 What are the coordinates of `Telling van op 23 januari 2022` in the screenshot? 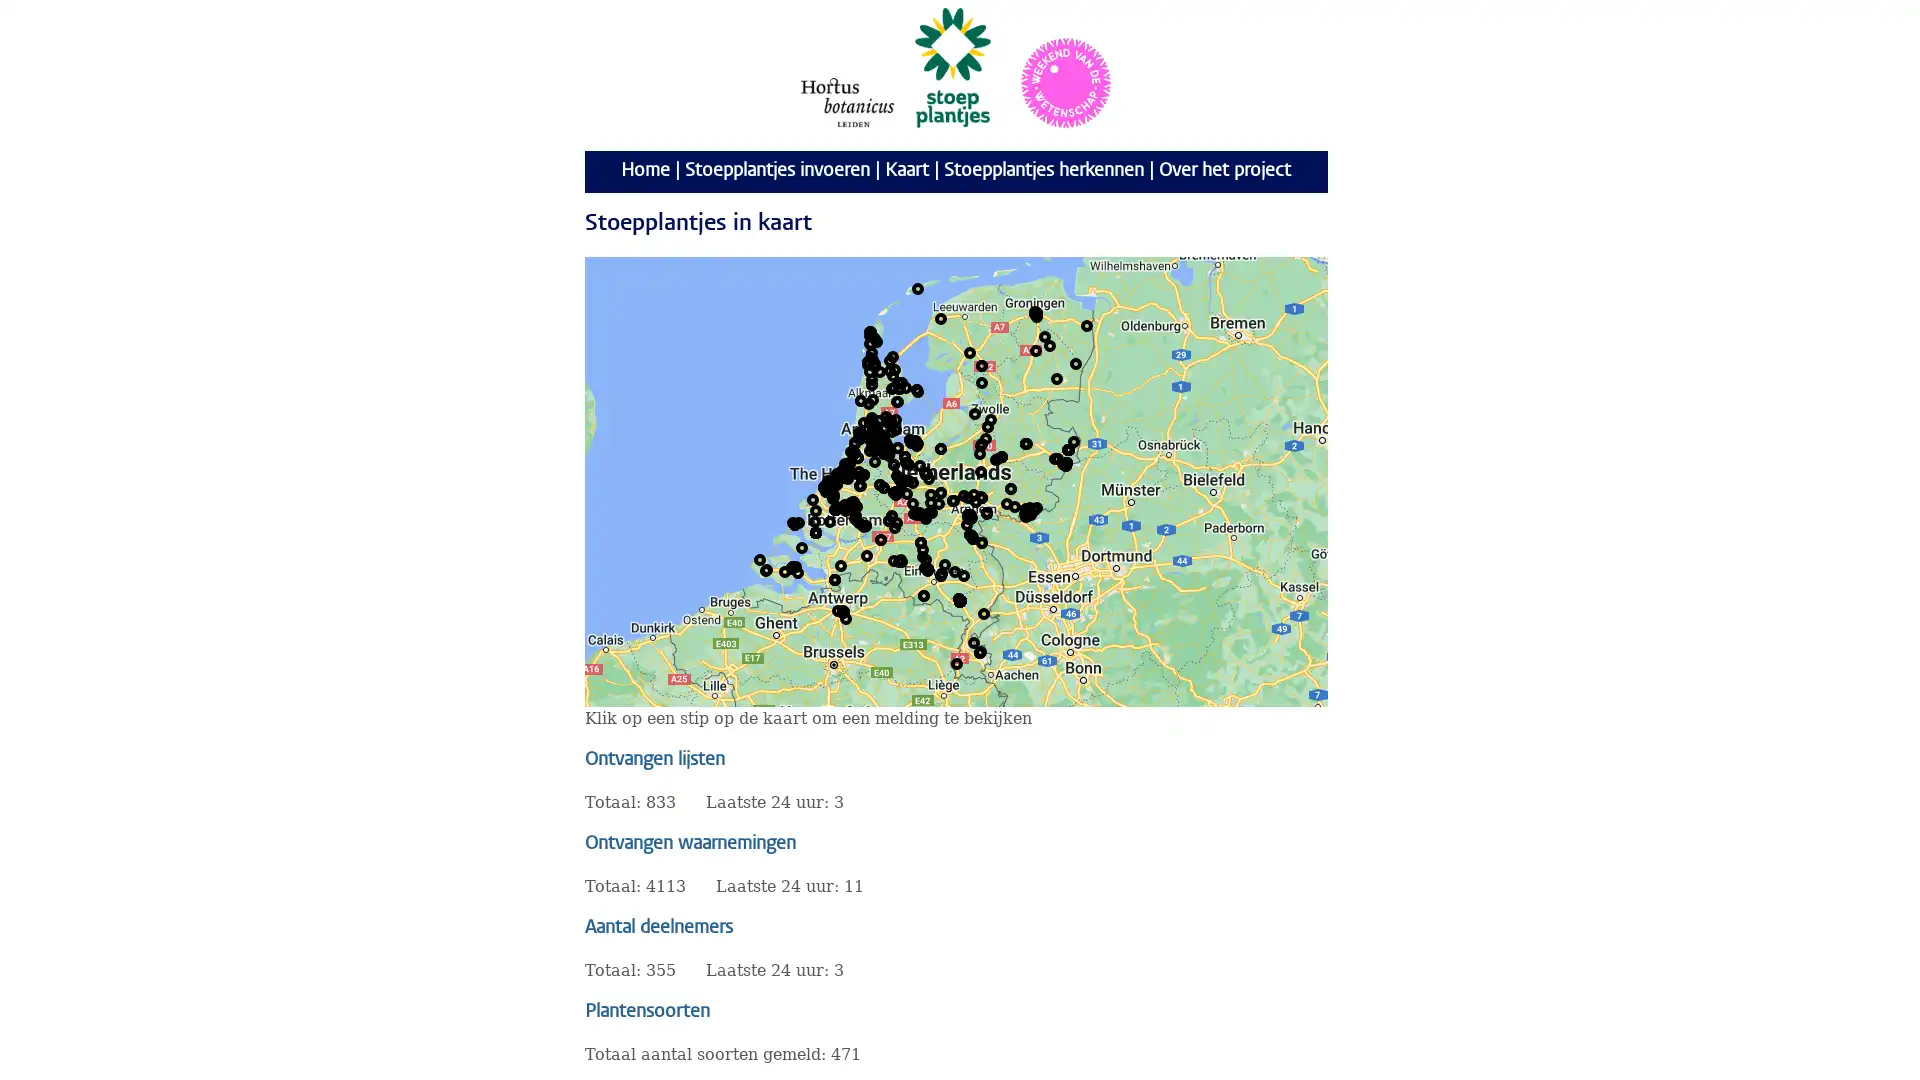 It's located at (915, 512).